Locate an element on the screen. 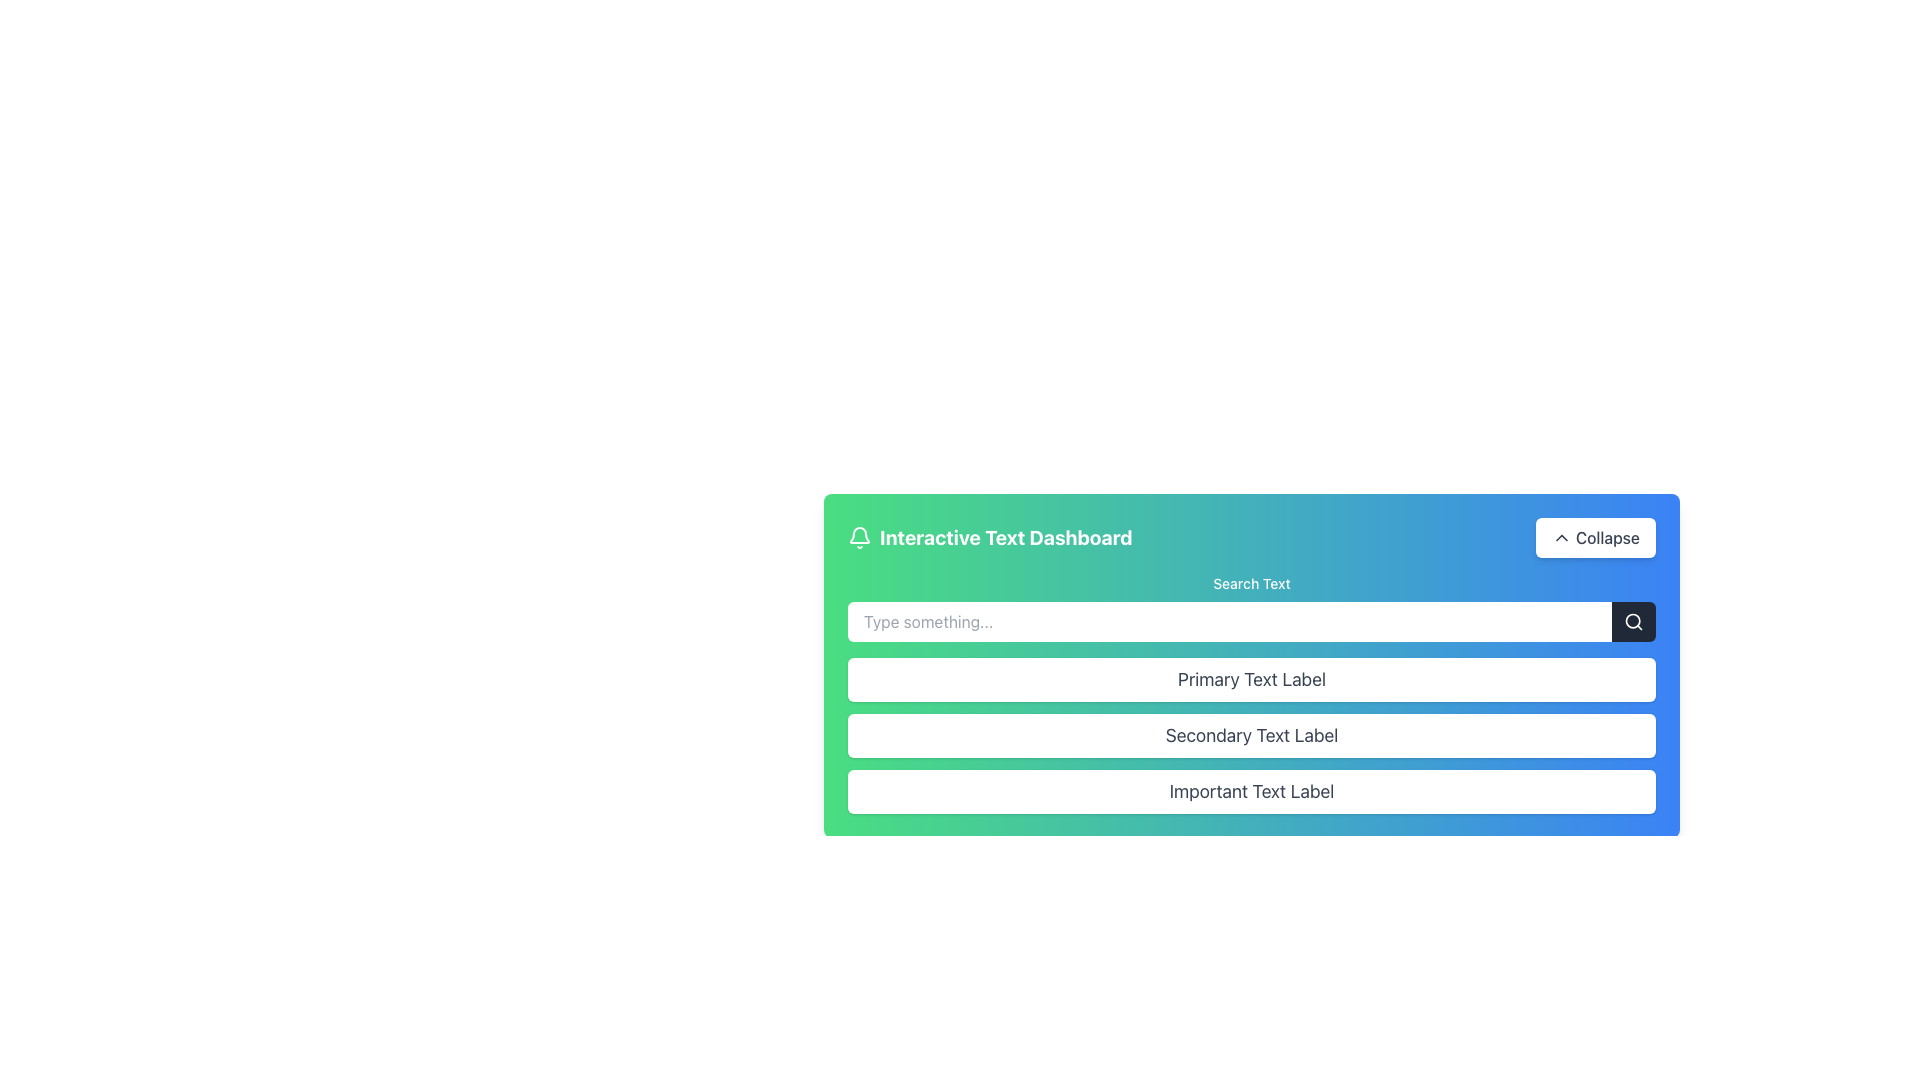 This screenshot has width=1920, height=1080. the button associated with the text label that triggers the collapse action, located in the top-right corner of the dashboard interface is located at coordinates (1608, 536).